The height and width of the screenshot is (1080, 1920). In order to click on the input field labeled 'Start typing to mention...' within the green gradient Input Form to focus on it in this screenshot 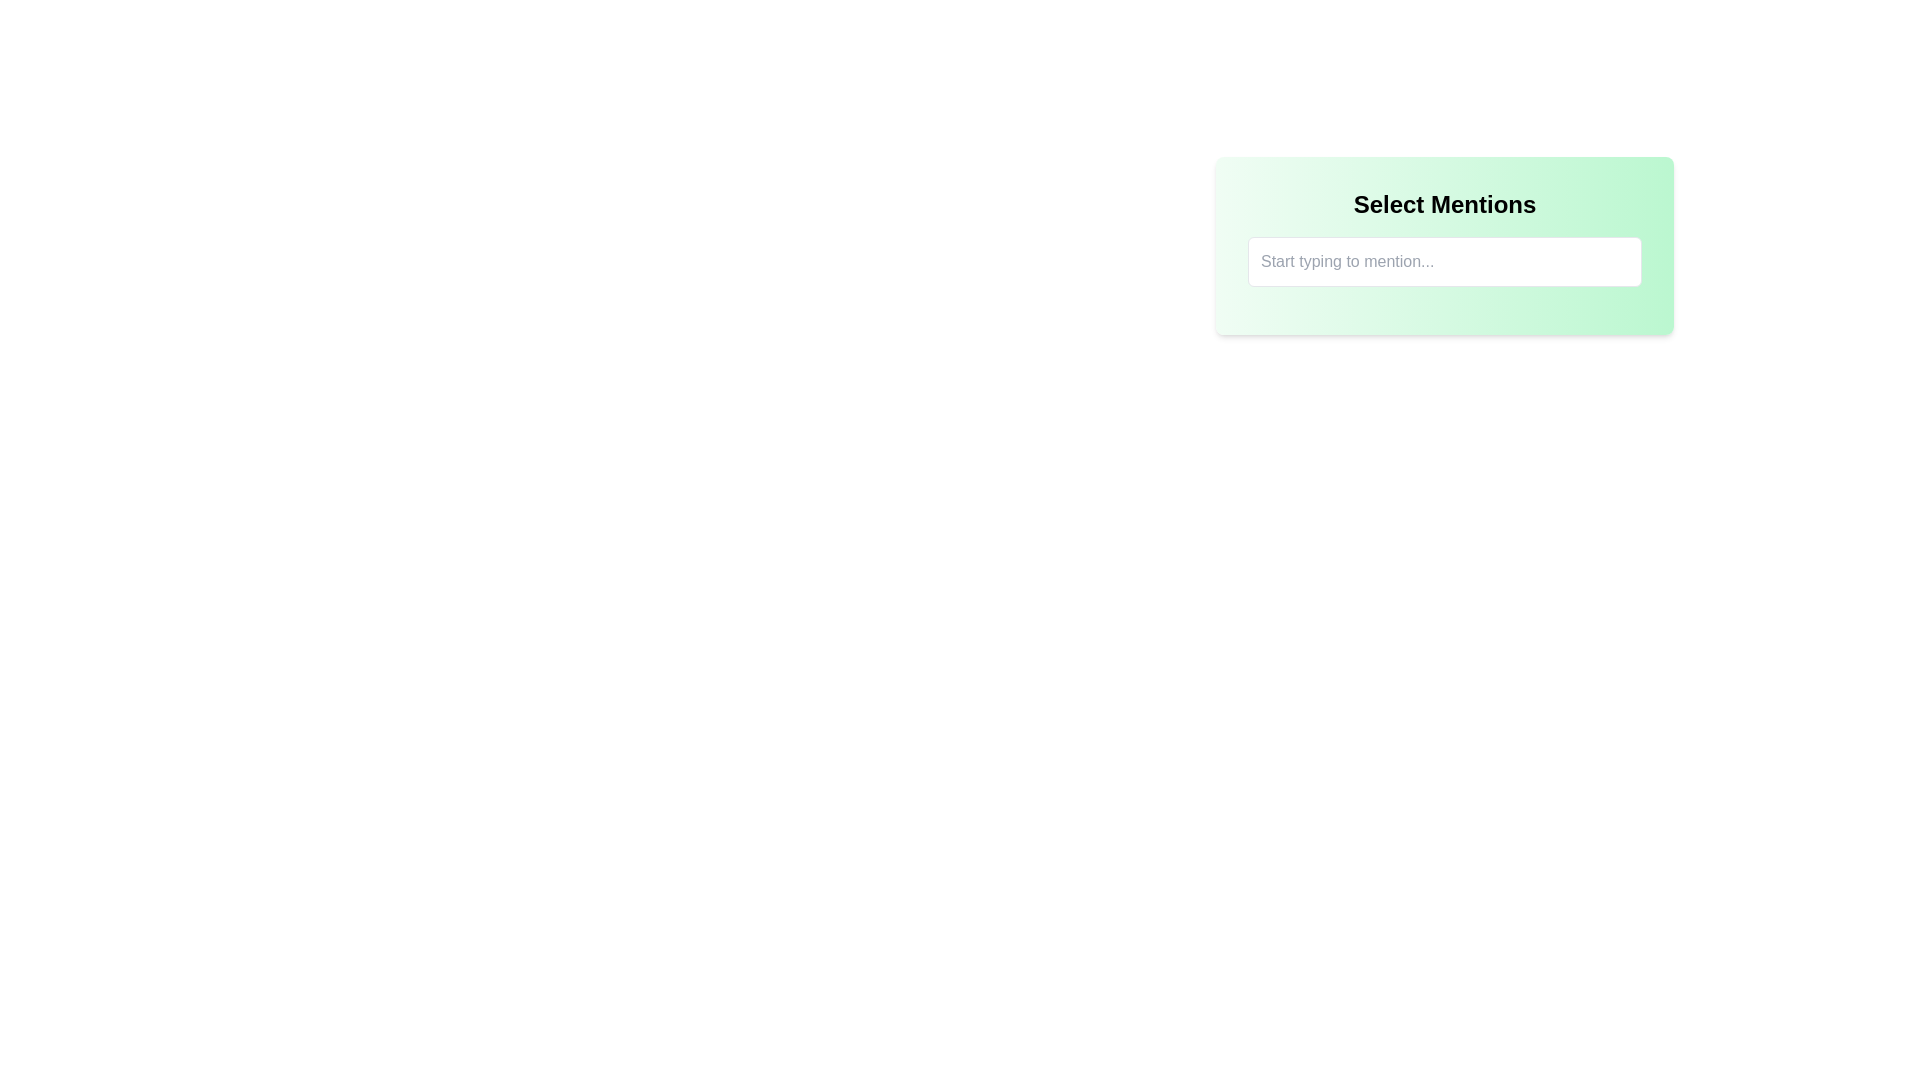, I will do `click(1444, 245)`.